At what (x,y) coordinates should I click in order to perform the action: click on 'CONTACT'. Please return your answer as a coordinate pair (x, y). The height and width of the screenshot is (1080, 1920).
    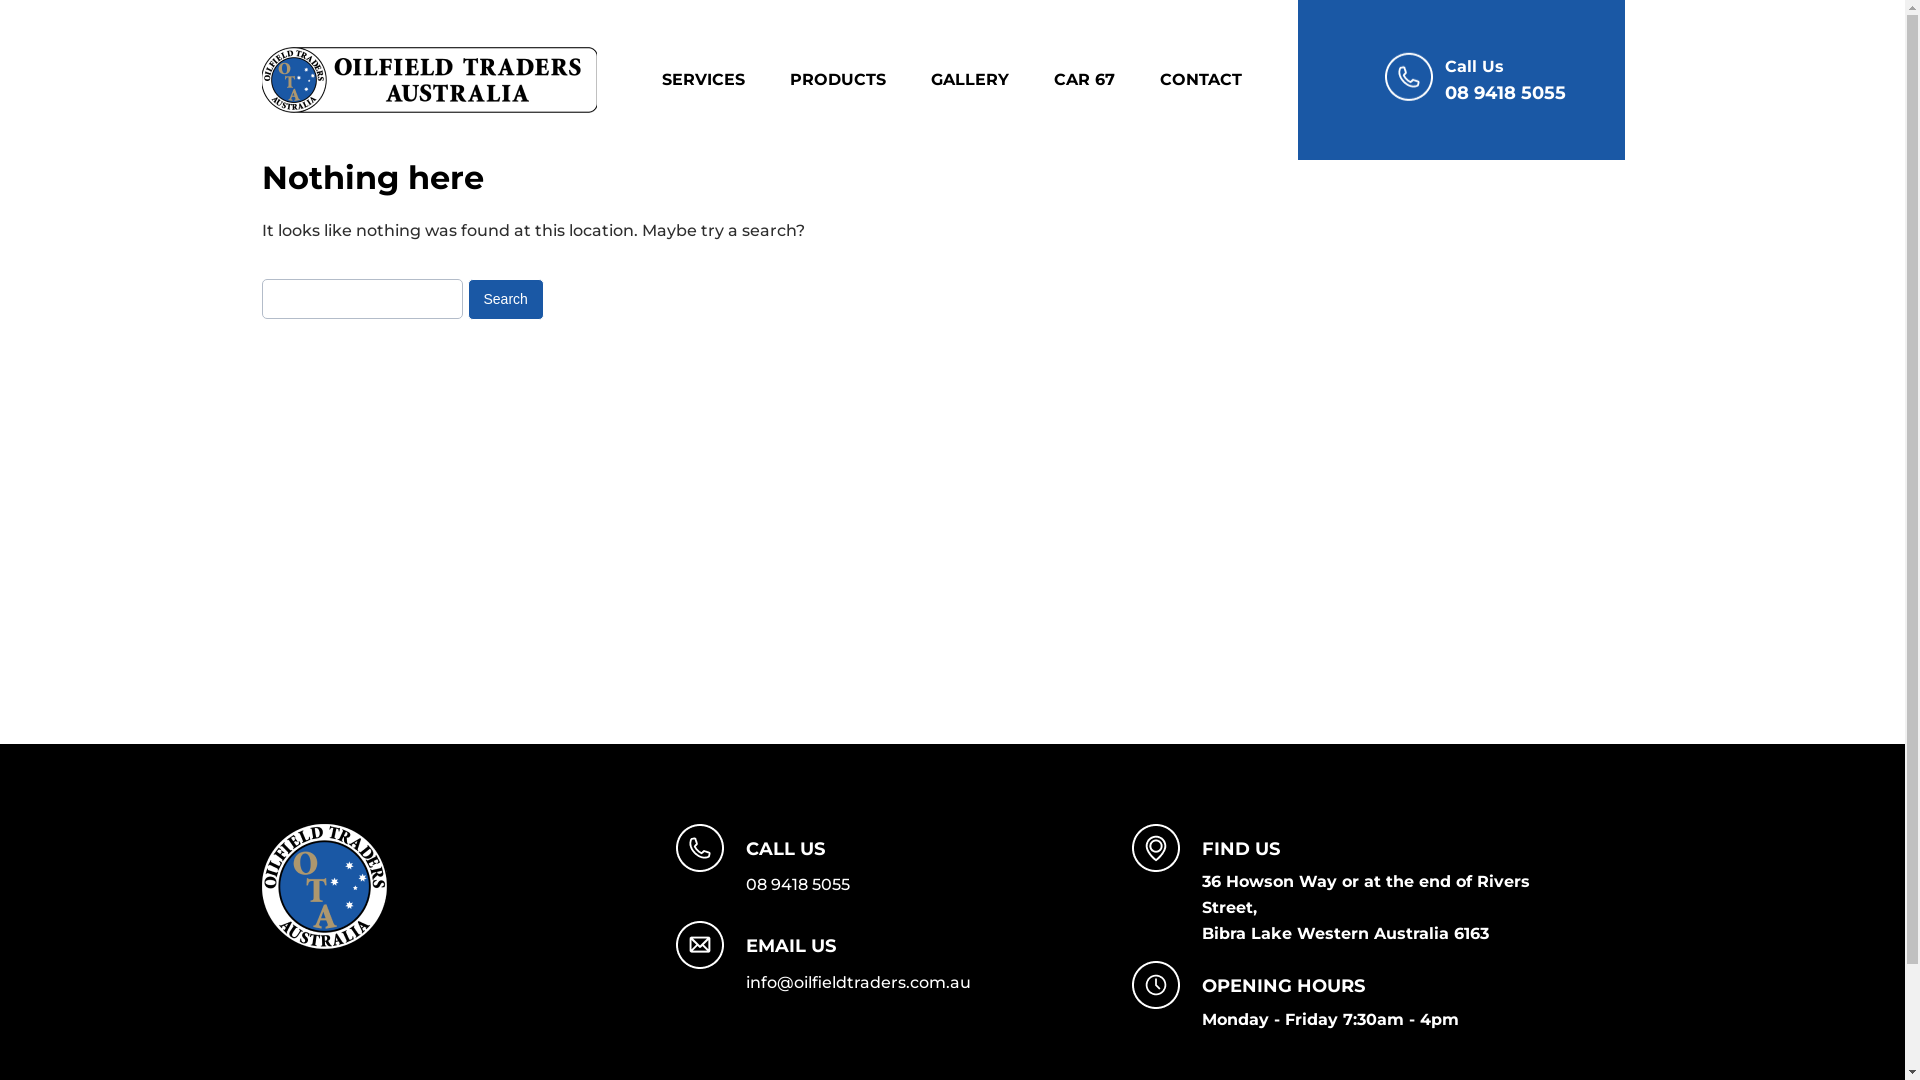
    Looking at the image, I should click on (1219, 78).